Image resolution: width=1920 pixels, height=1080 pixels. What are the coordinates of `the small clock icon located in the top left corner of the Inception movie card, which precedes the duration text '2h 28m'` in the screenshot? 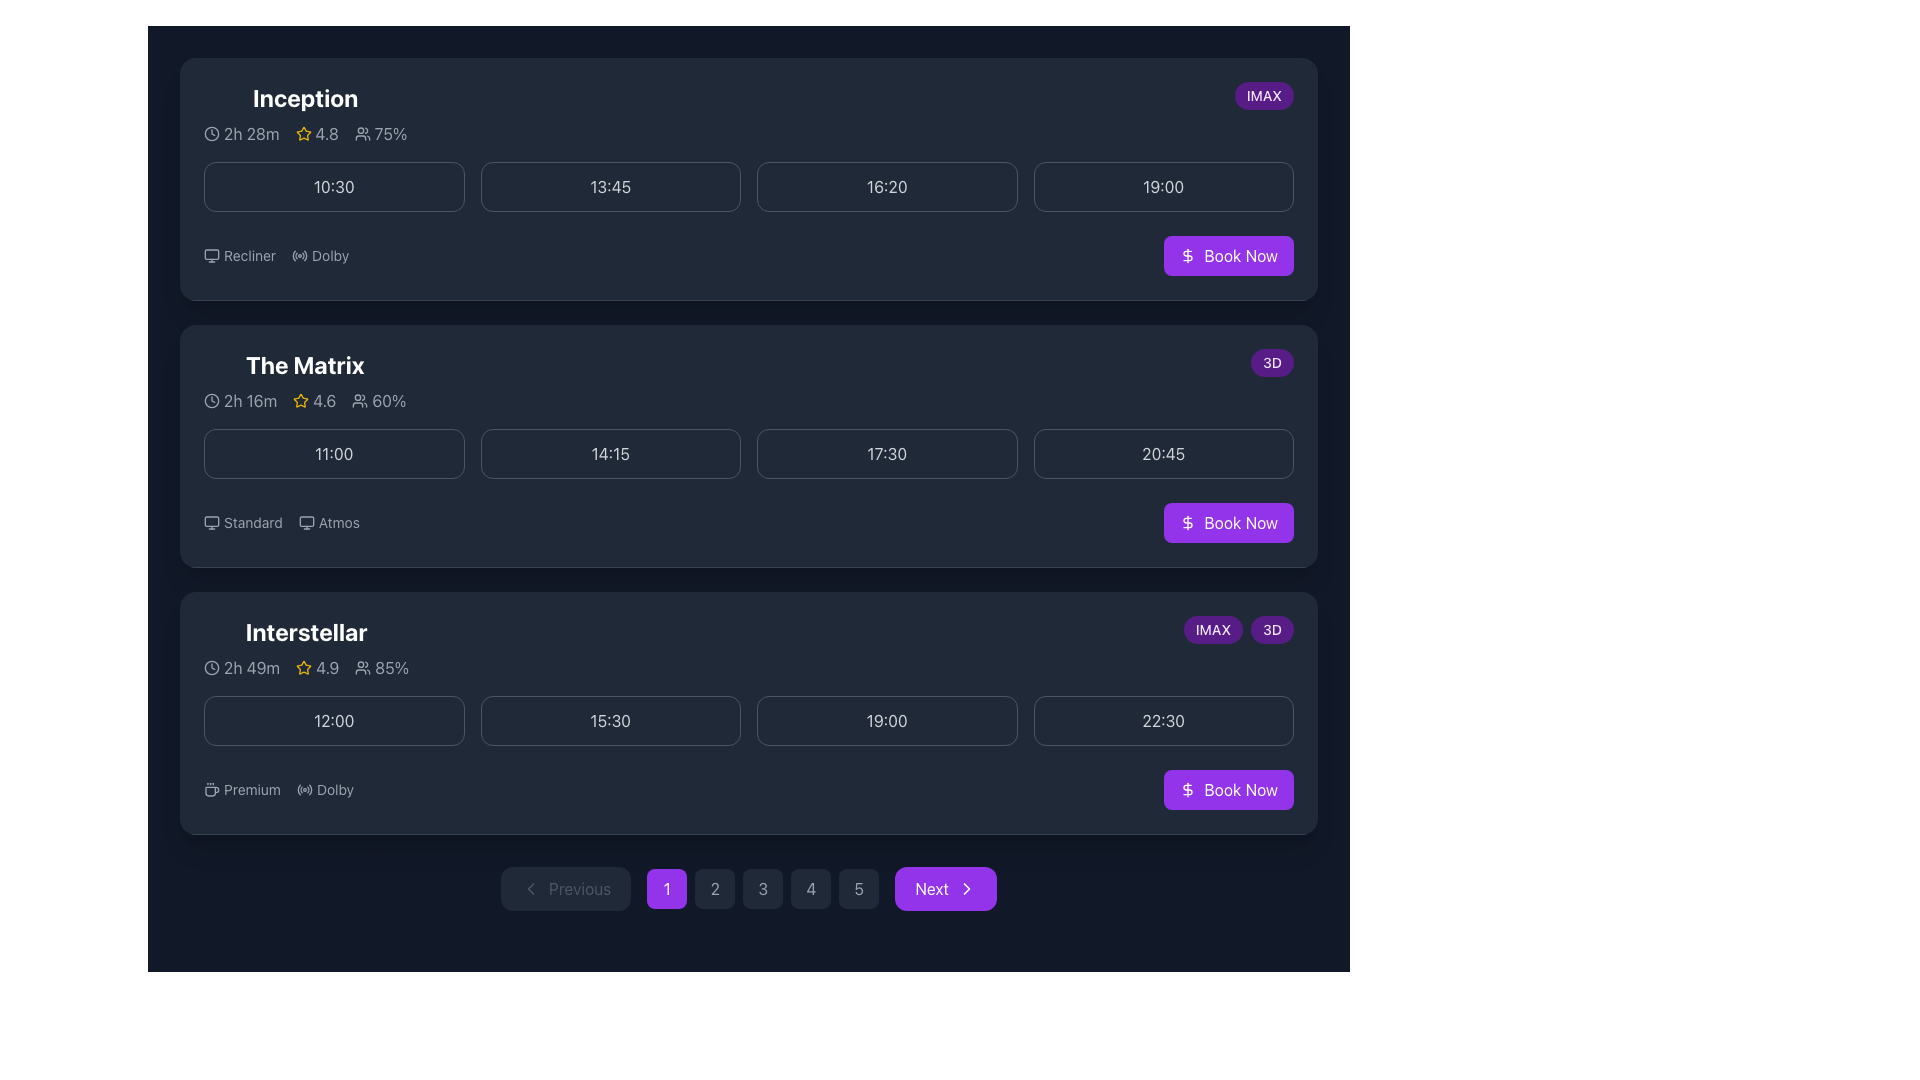 It's located at (211, 134).